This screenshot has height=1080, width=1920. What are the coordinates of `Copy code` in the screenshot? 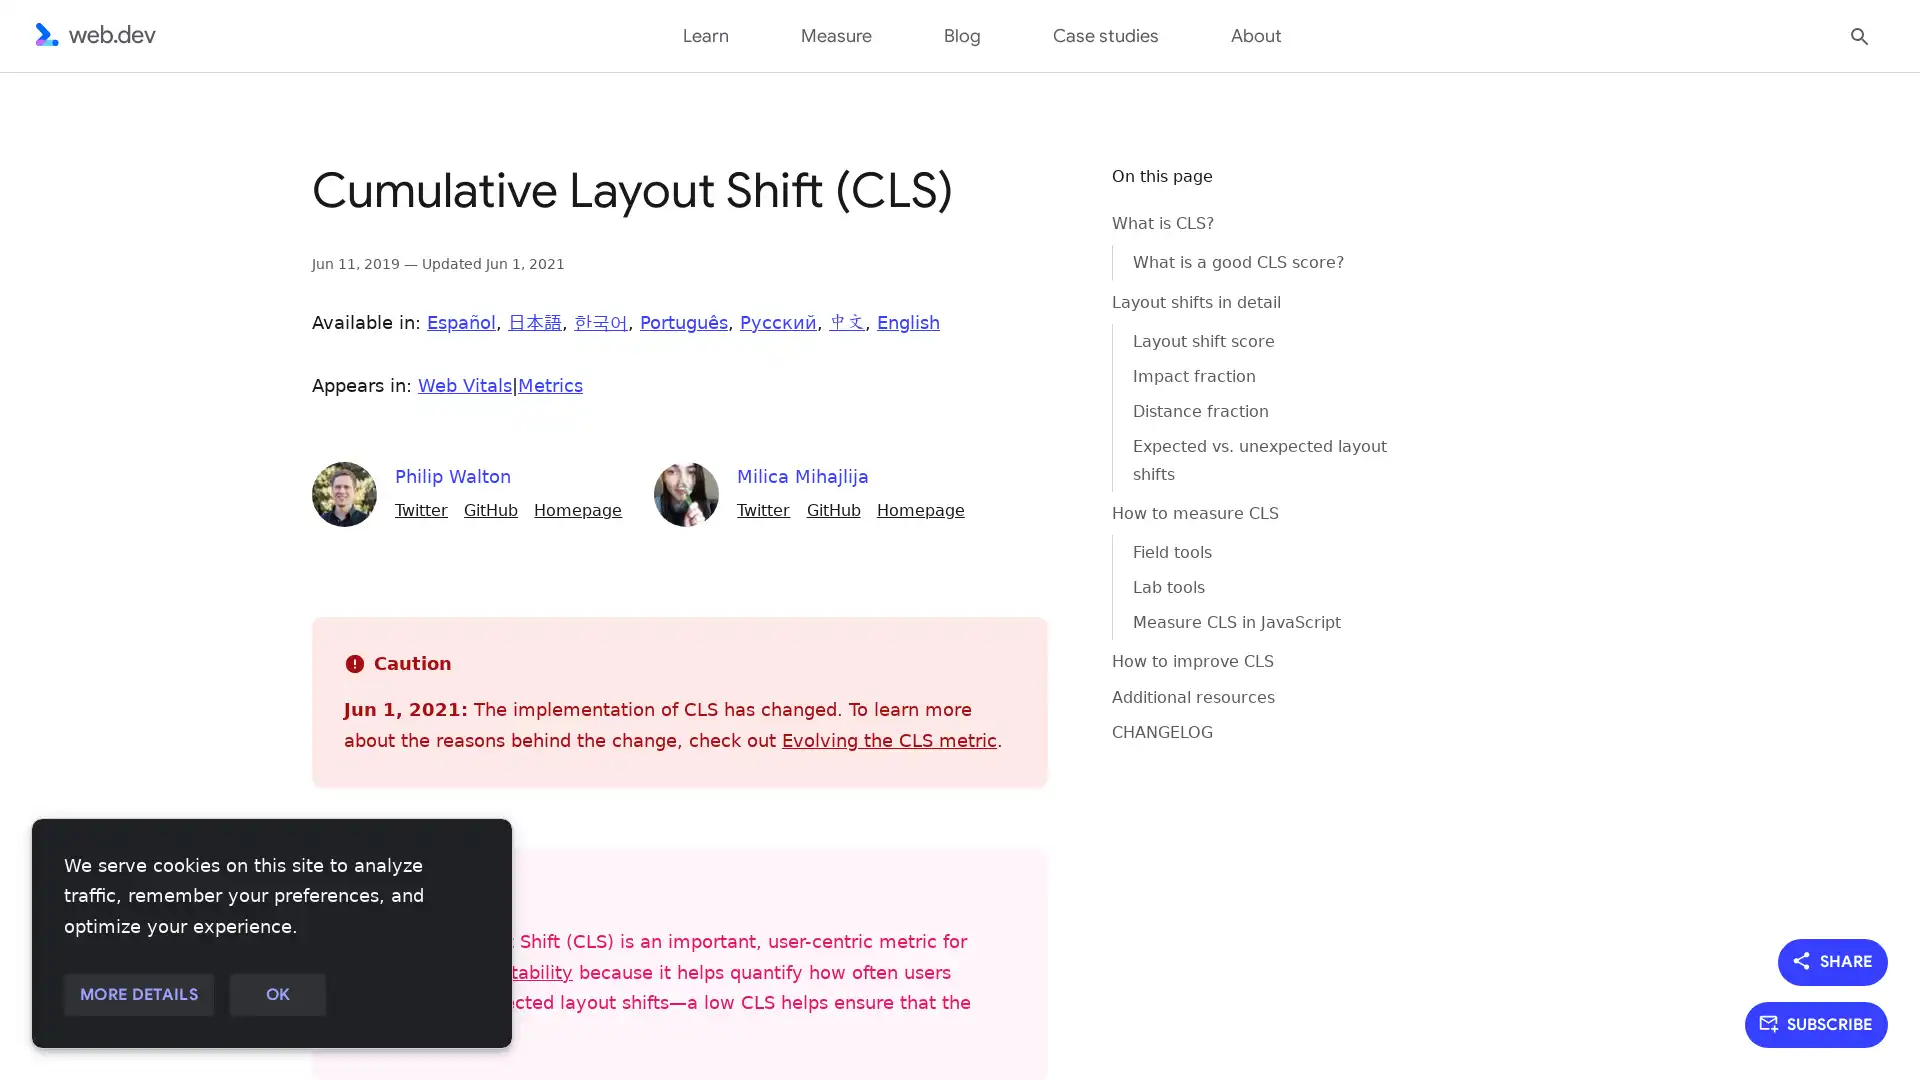 It's located at (1046, 193).